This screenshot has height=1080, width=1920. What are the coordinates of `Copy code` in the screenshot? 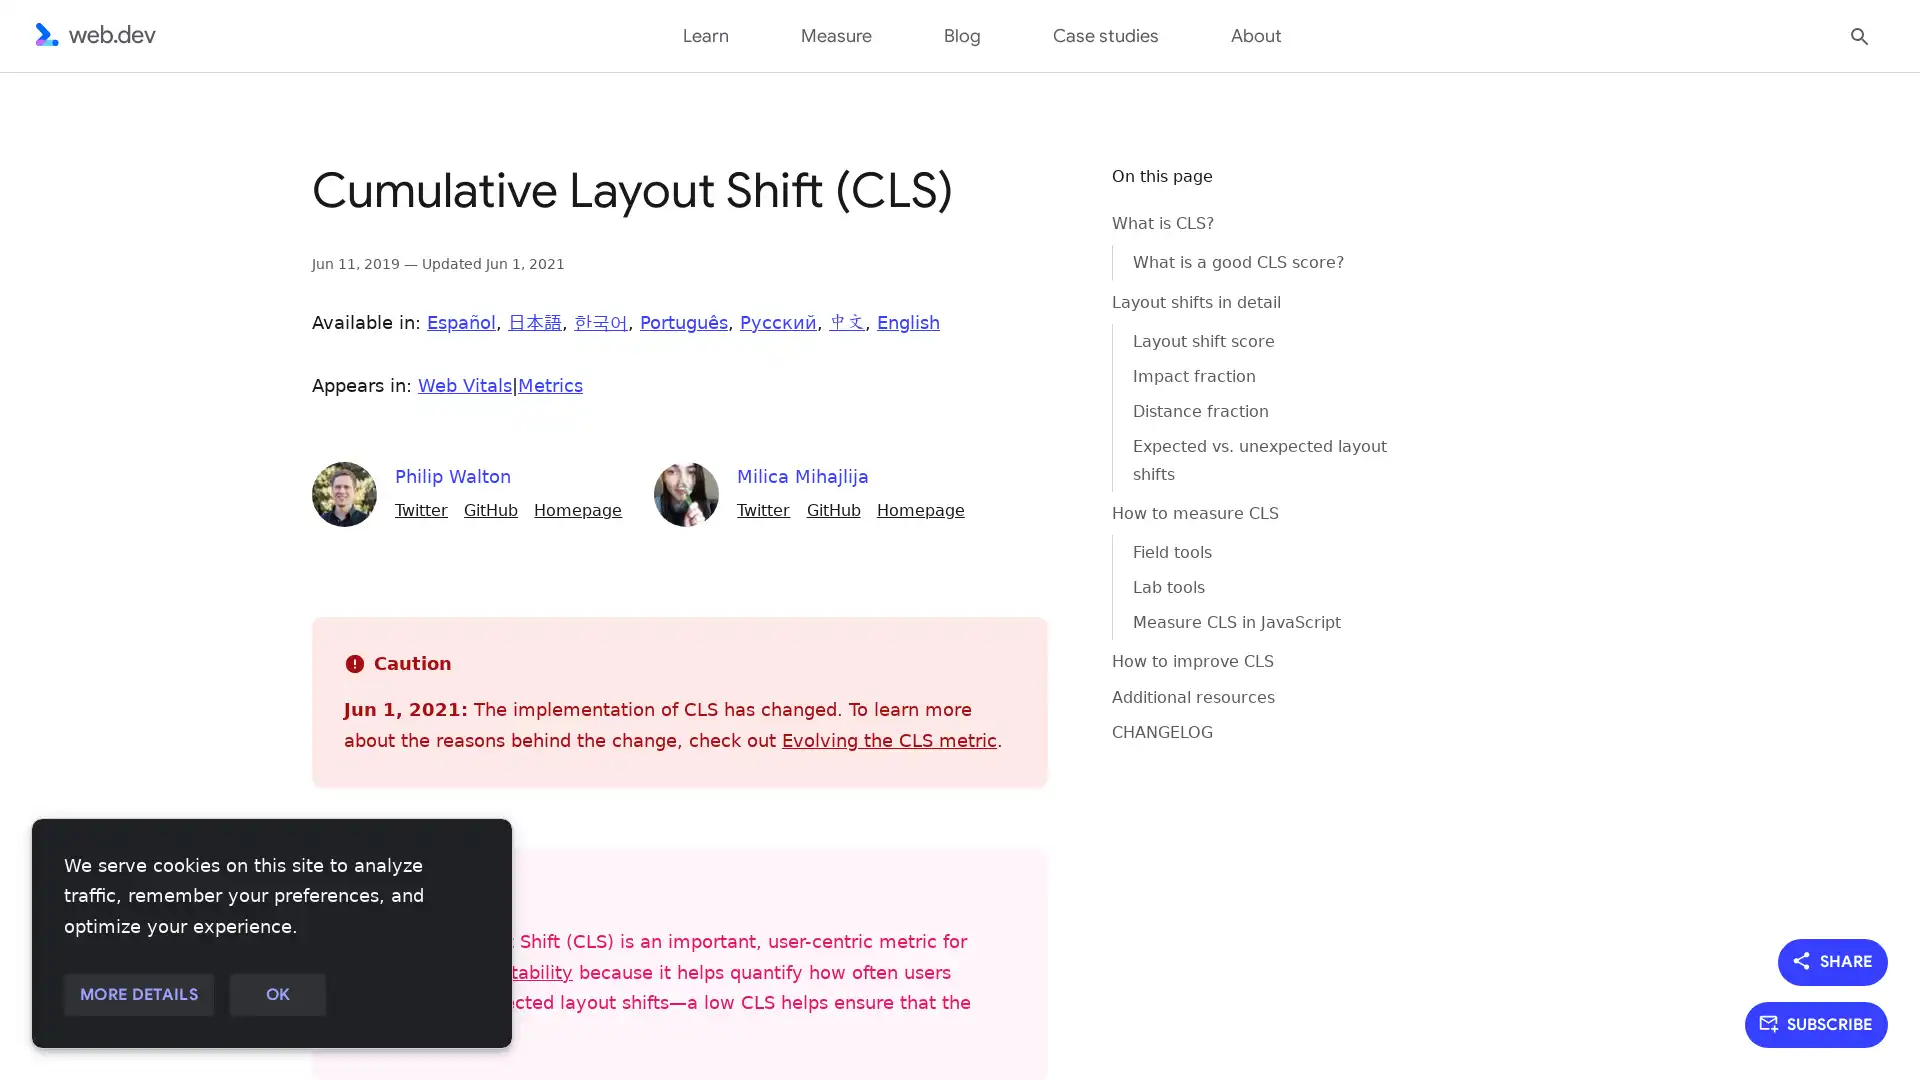 It's located at (1046, 193).